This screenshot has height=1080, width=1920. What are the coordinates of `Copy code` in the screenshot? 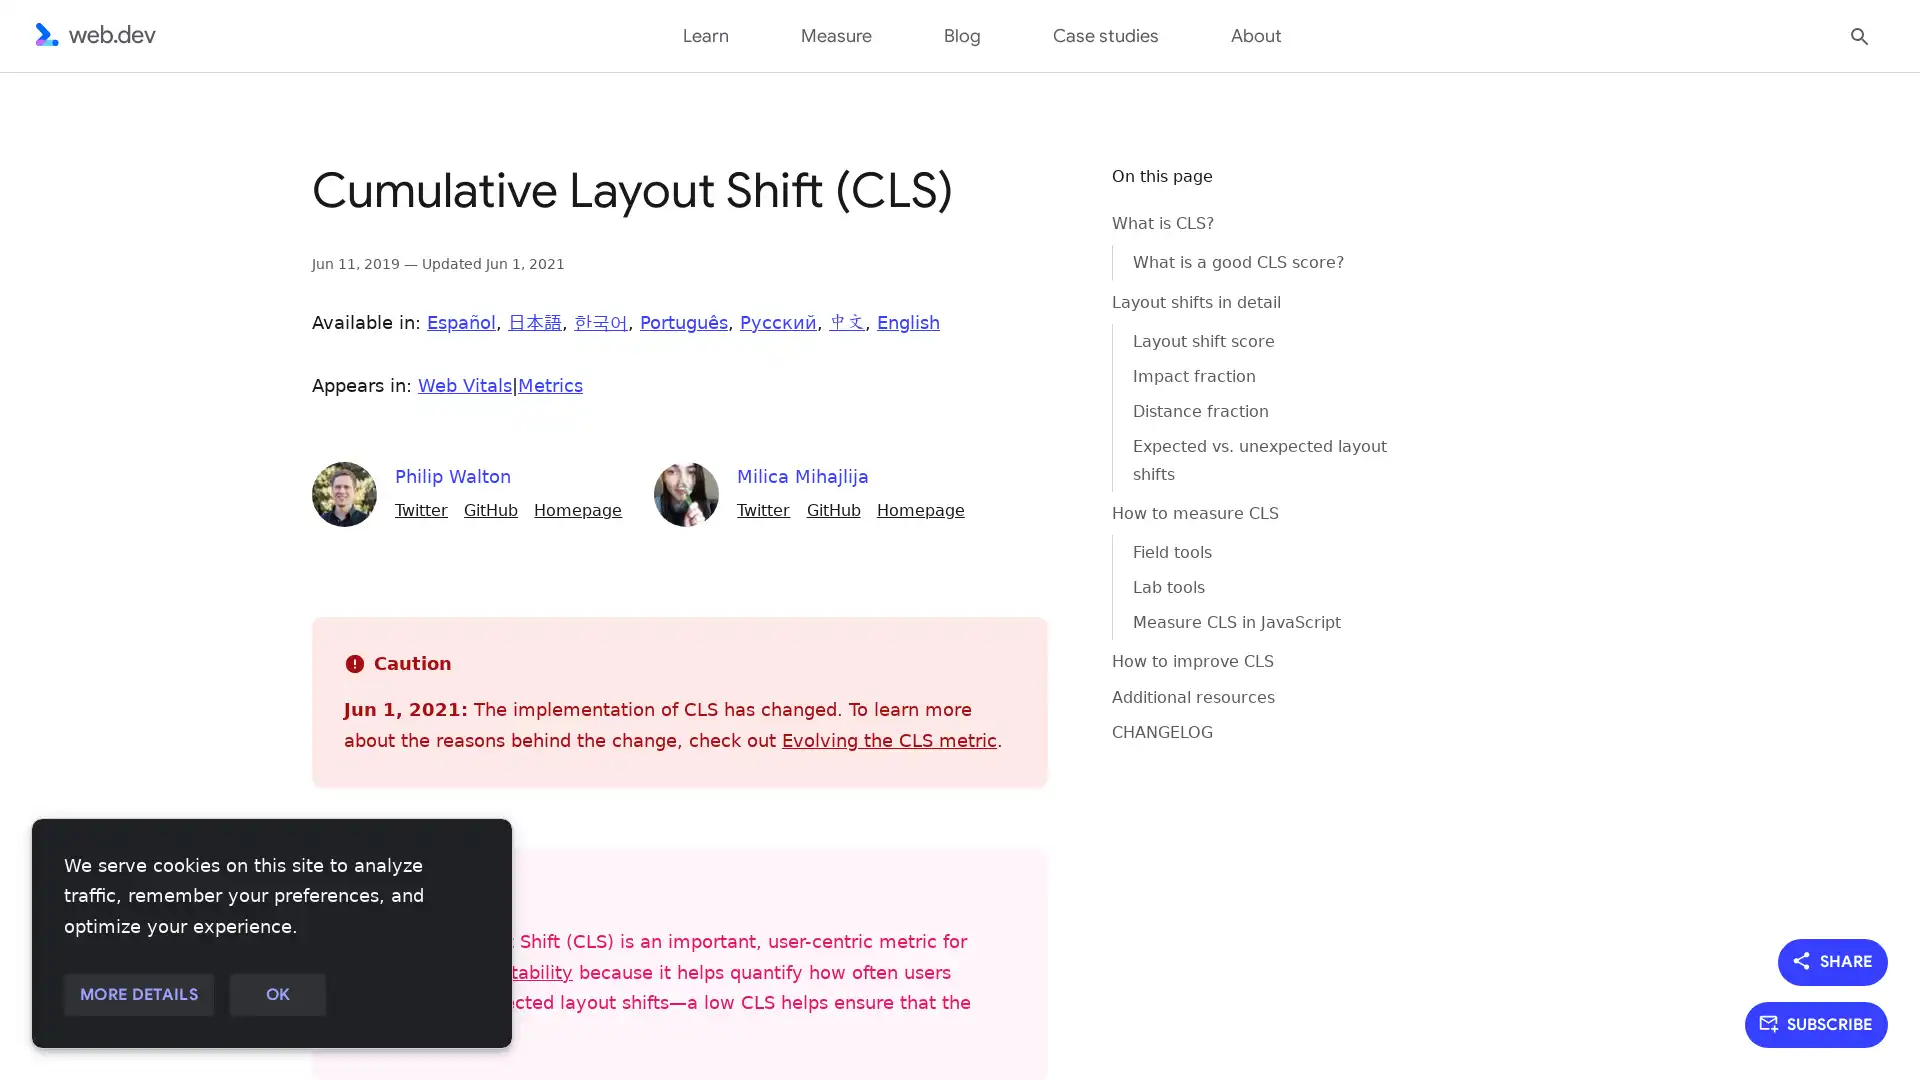 It's located at (1046, 193).